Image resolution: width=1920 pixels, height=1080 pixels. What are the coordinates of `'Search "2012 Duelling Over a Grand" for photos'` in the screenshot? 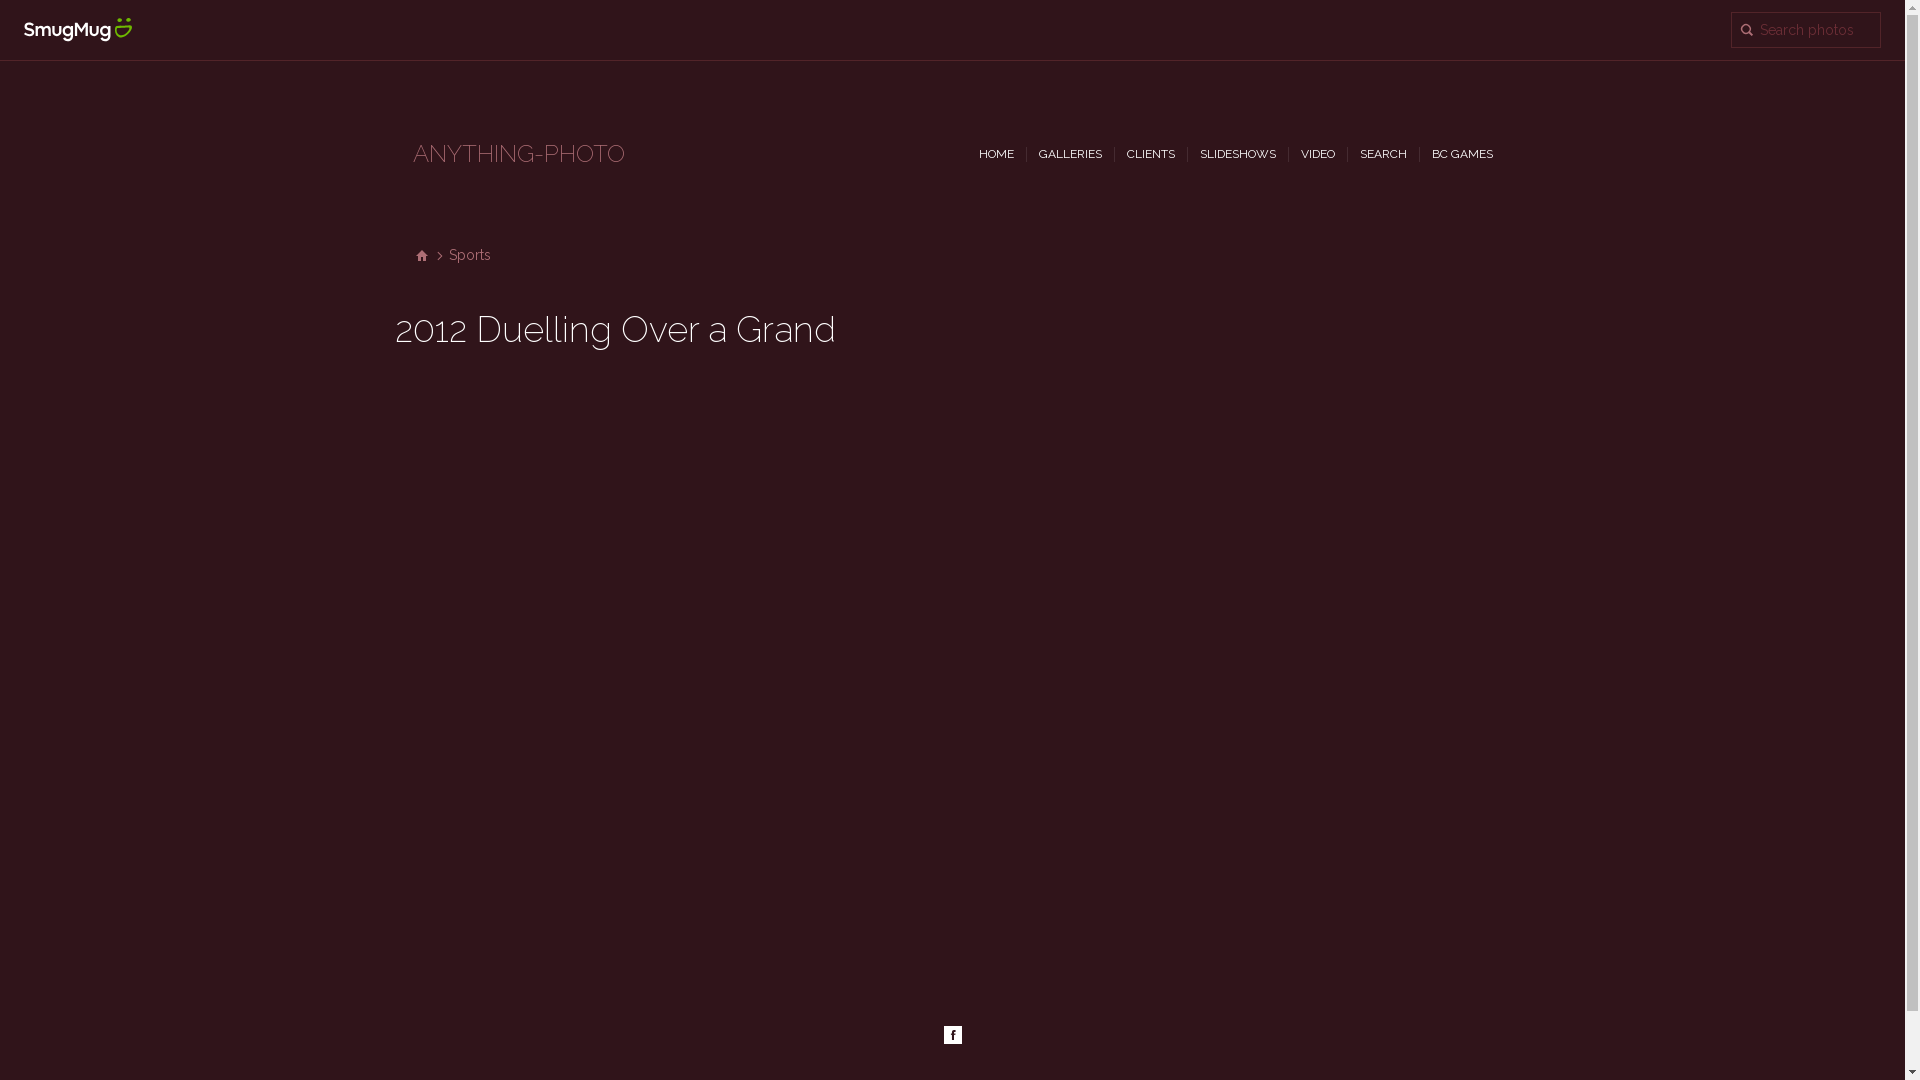 It's located at (1805, 30).